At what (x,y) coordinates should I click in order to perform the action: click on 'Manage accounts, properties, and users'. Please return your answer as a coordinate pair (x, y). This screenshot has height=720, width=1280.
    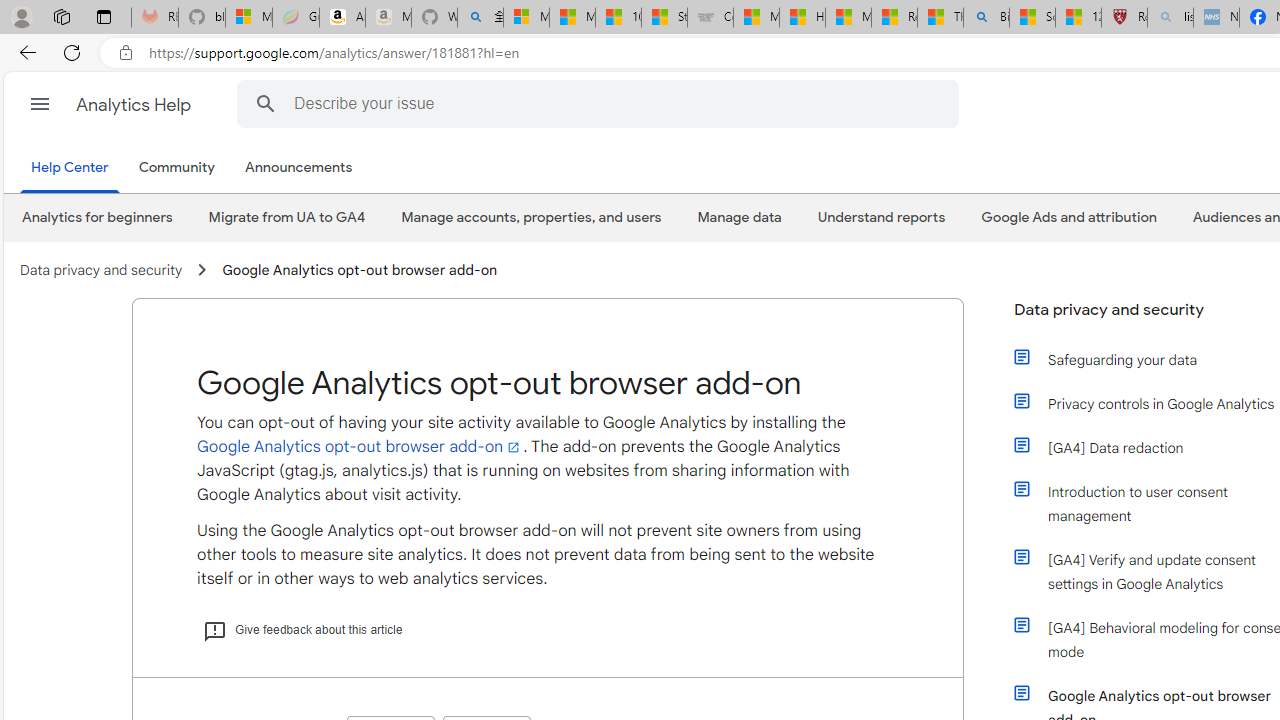
    Looking at the image, I should click on (531, 217).